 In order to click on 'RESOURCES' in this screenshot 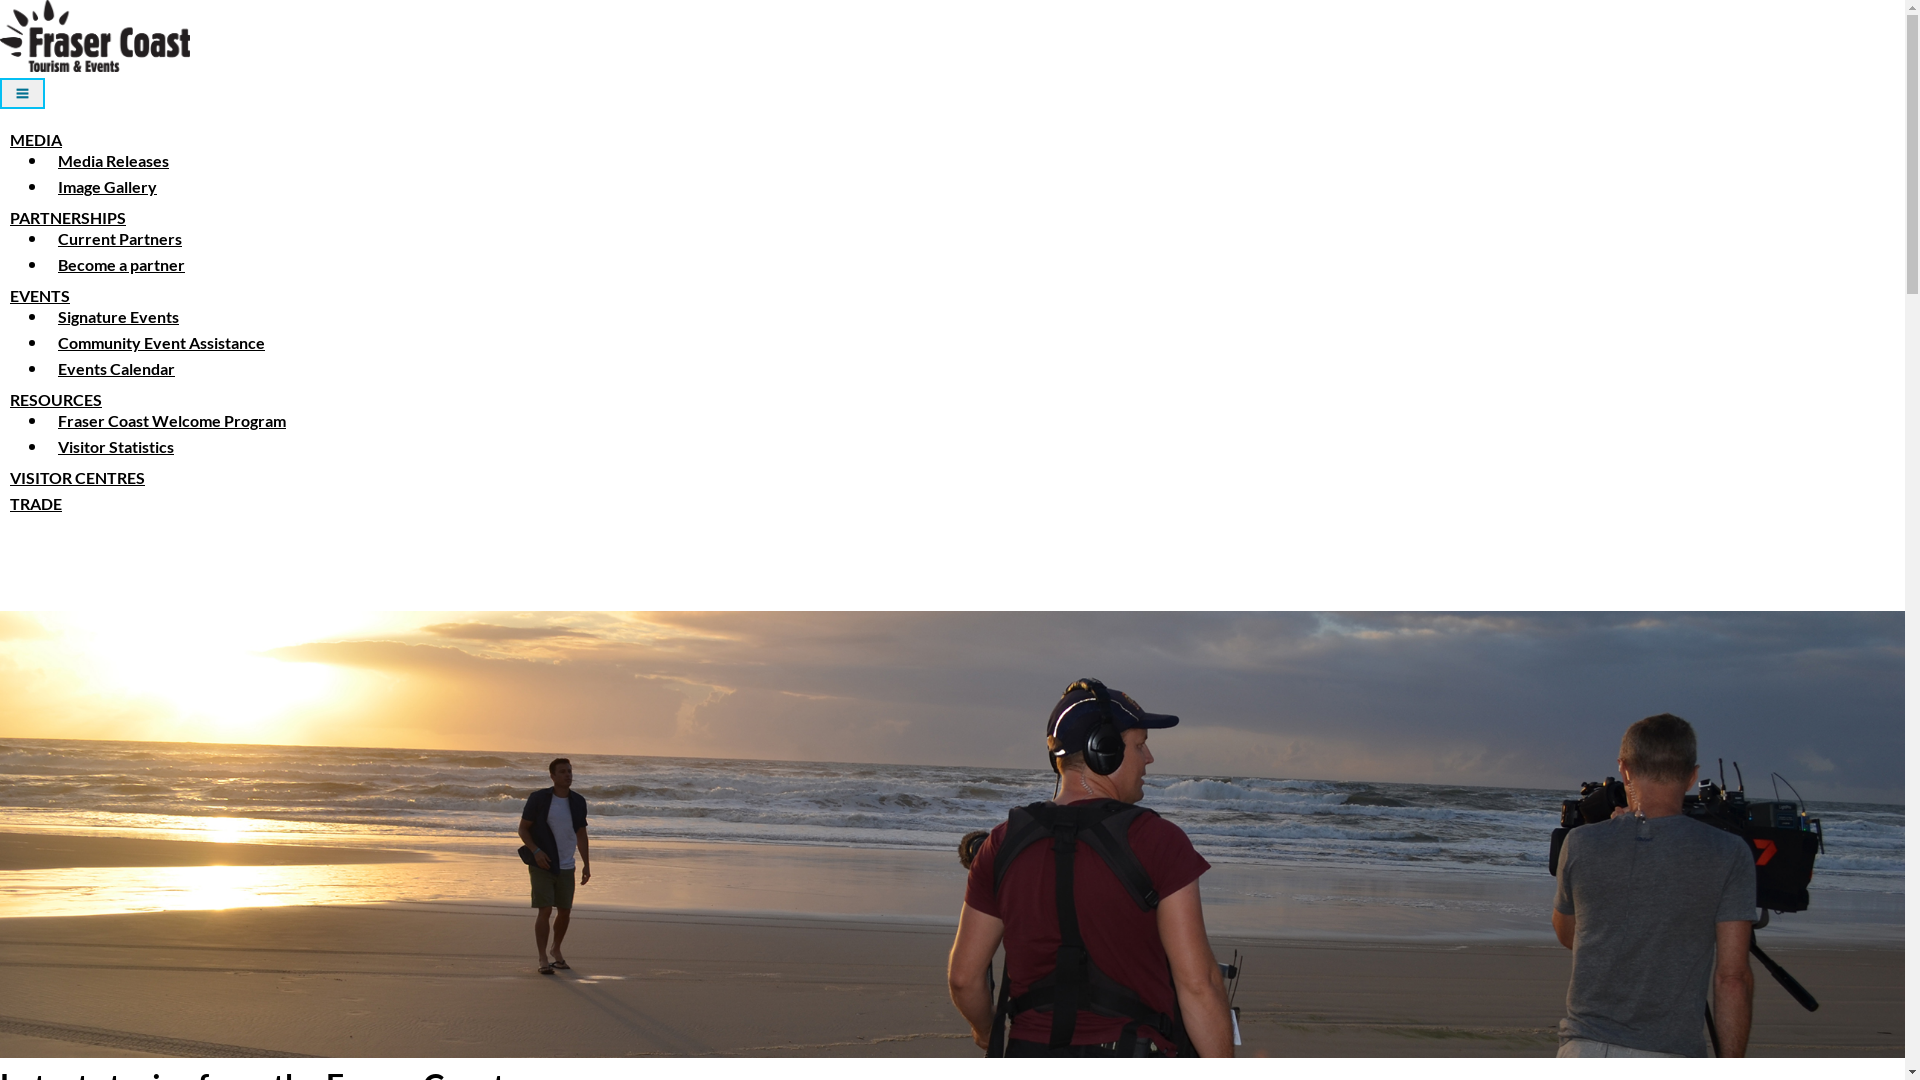, I will do `click(56, 399)`.